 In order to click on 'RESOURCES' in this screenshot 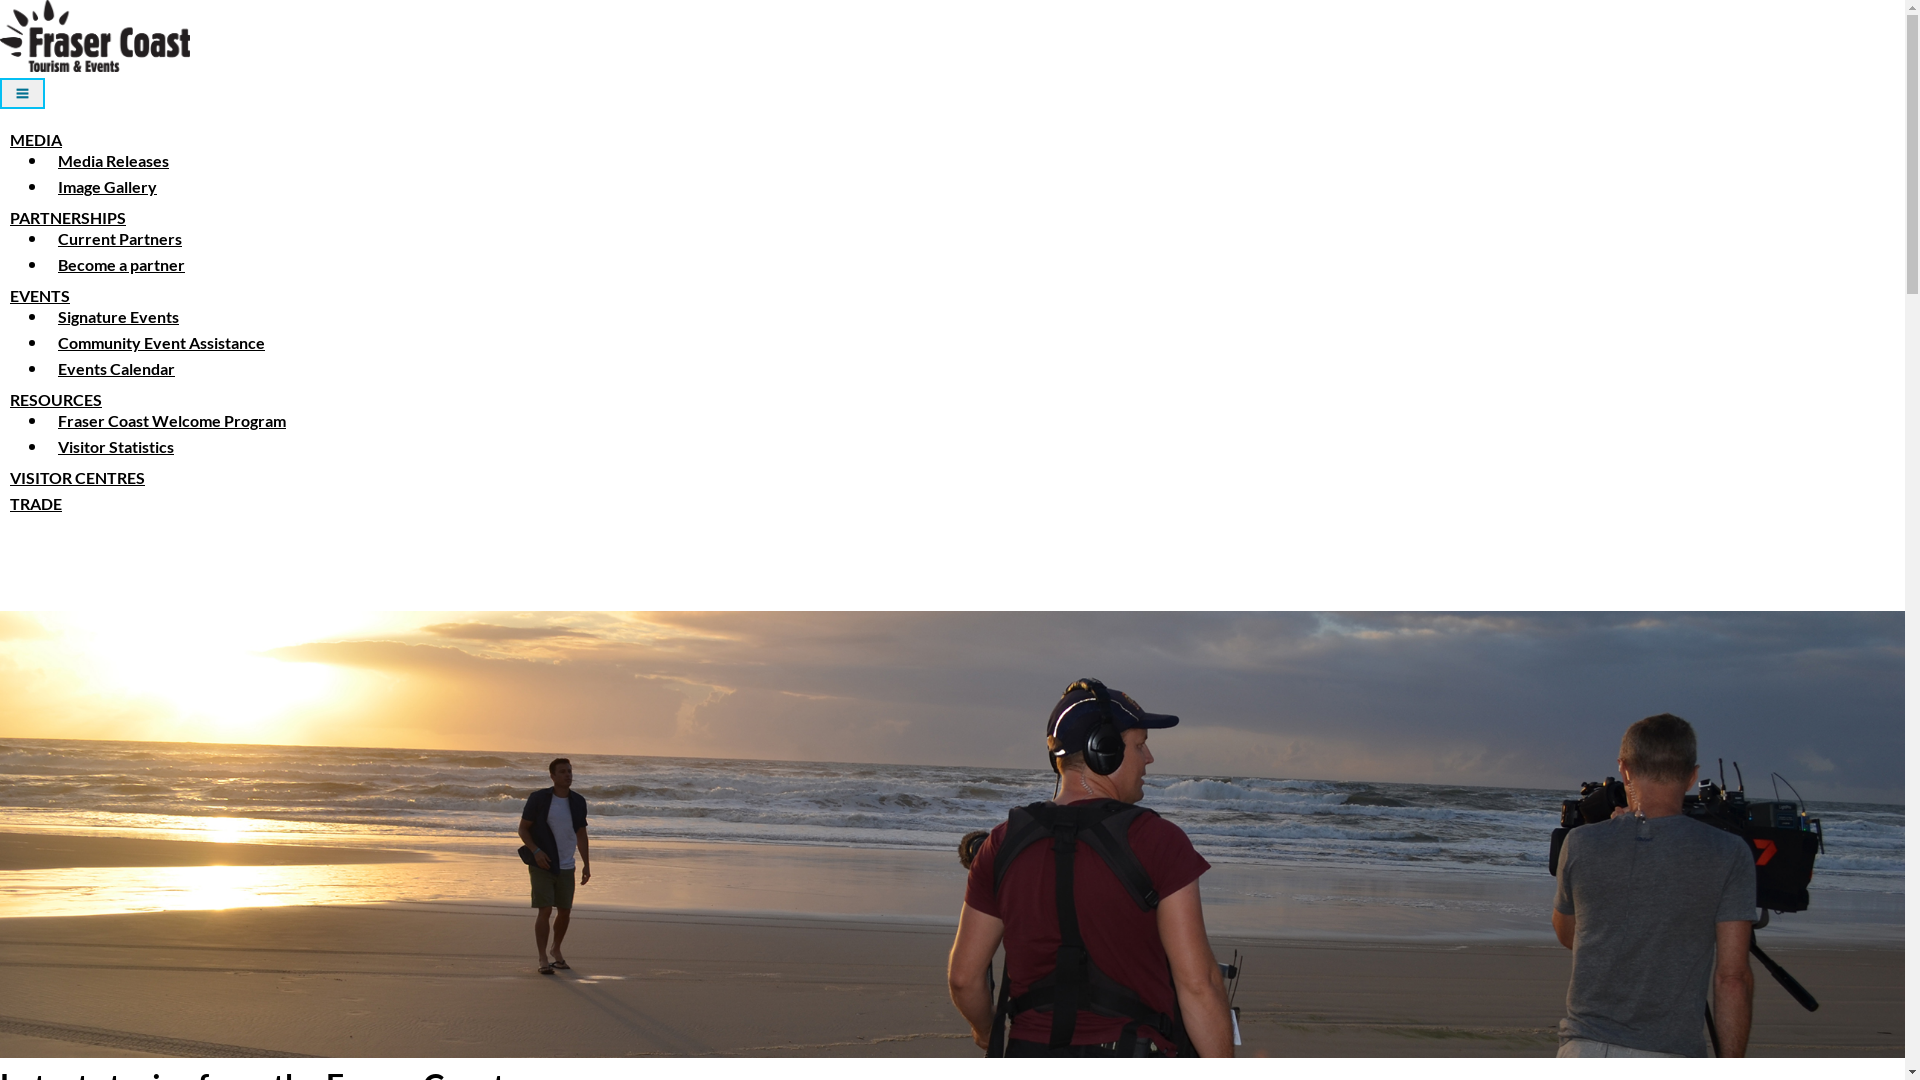, I will do `click(56, 399)`.